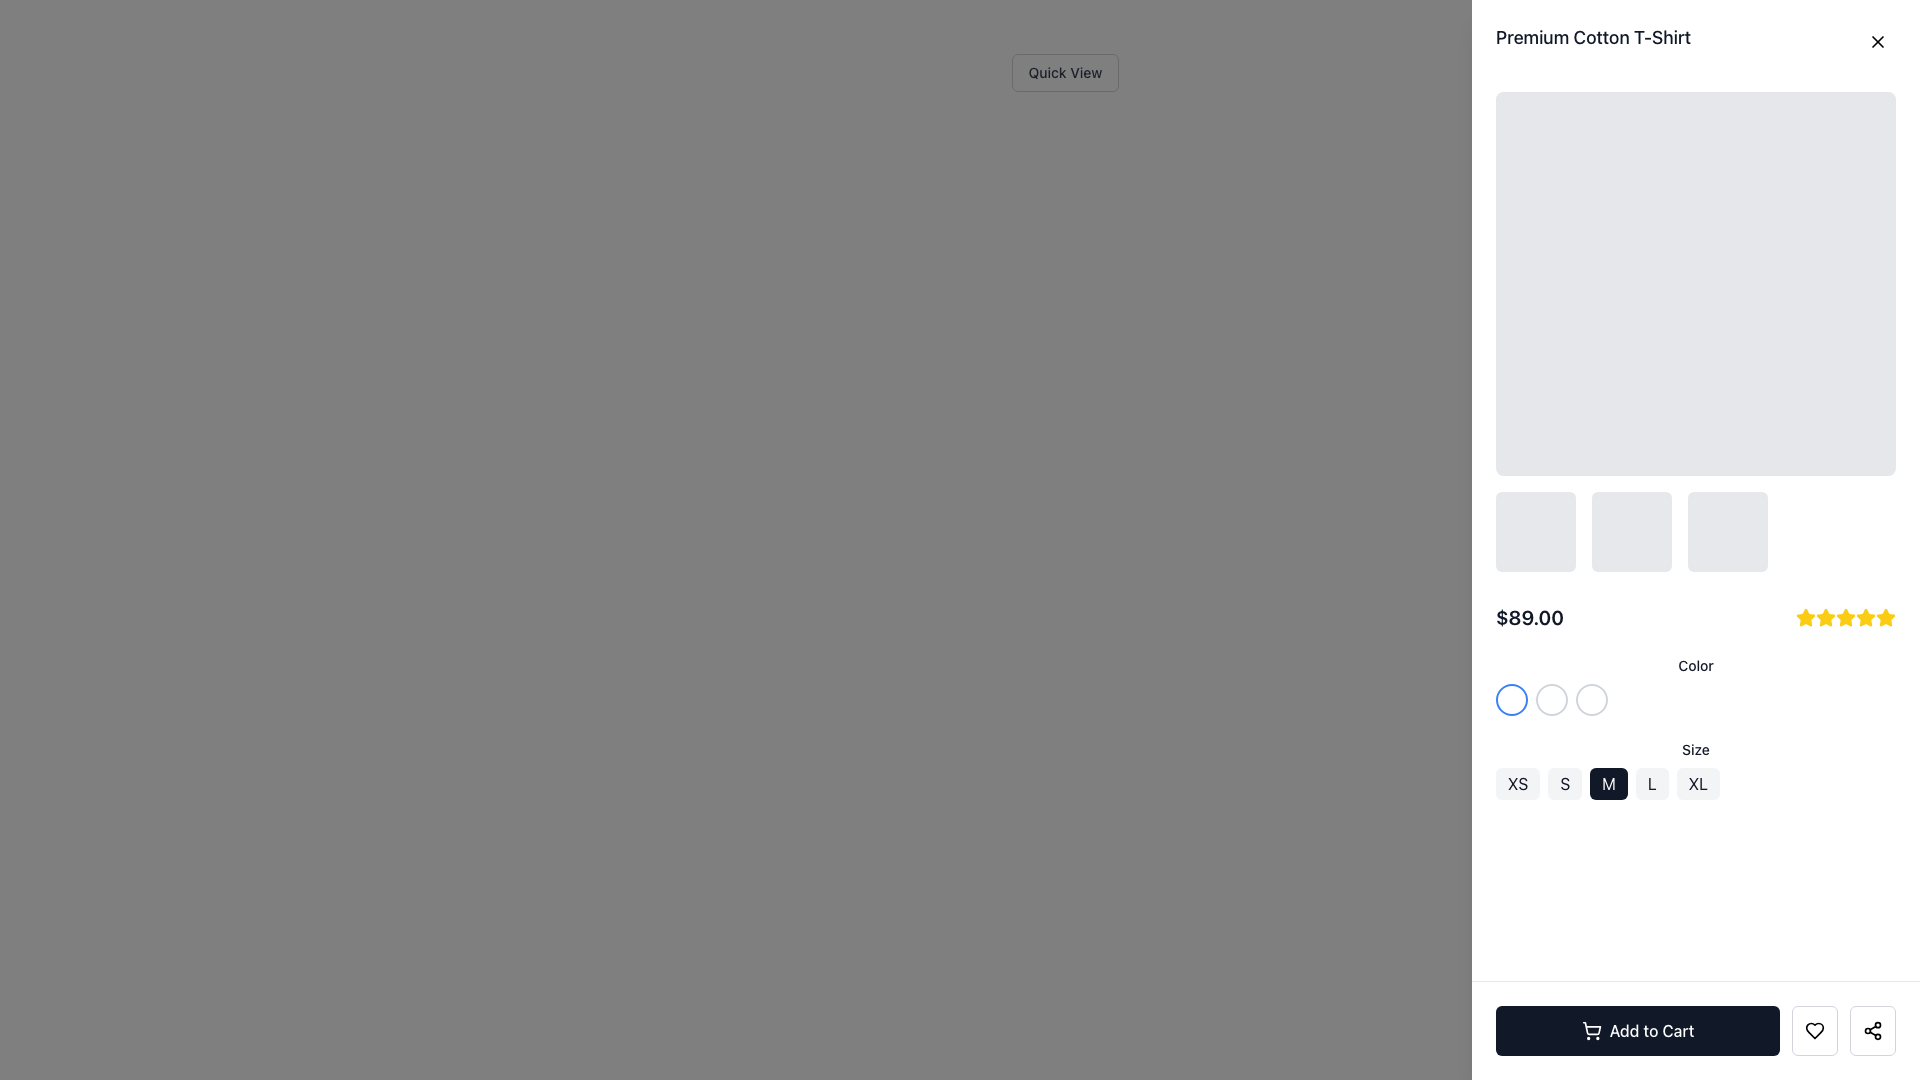 The image size is (1920, 1080). What do you see at coordinates (1564, 782) in the screenshot?
I see `the button displaying 'S' in the Size section` at bounding box center [1564, 782].